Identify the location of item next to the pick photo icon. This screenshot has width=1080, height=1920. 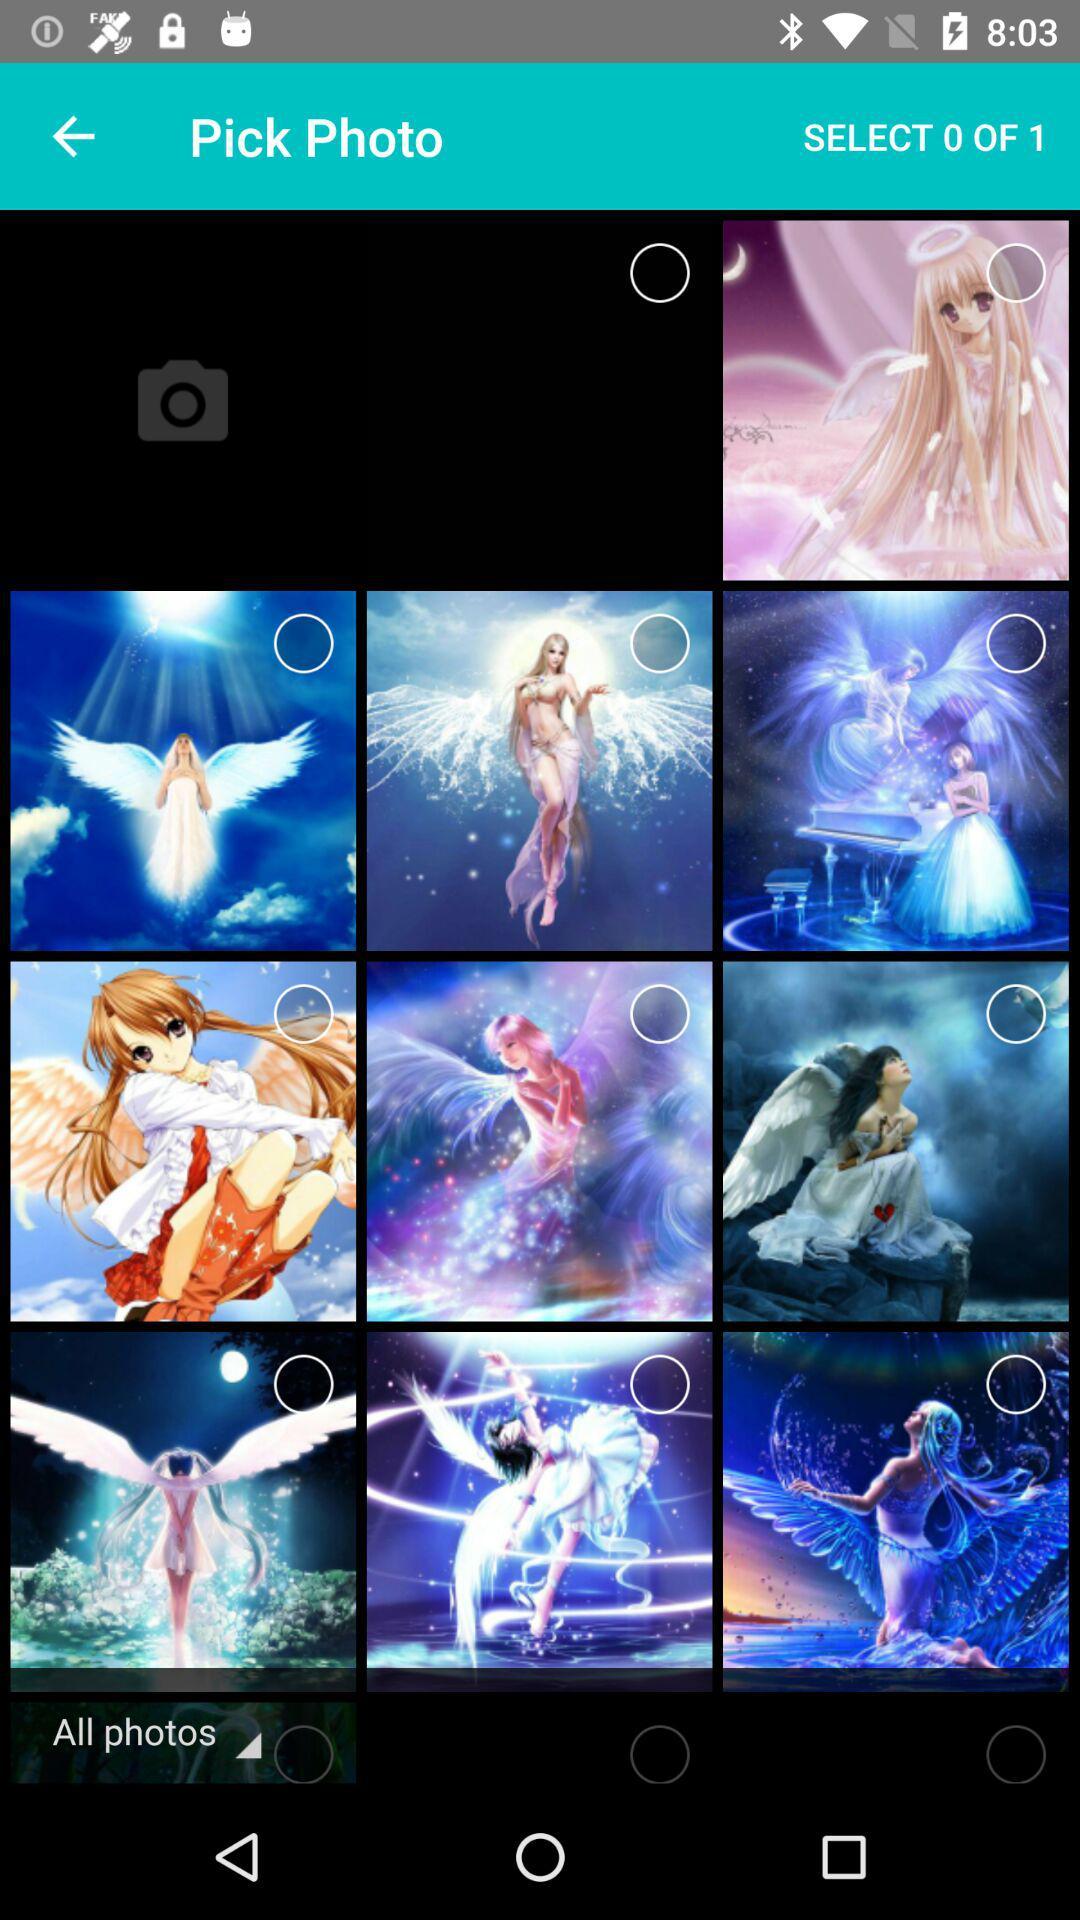
(925, 135).